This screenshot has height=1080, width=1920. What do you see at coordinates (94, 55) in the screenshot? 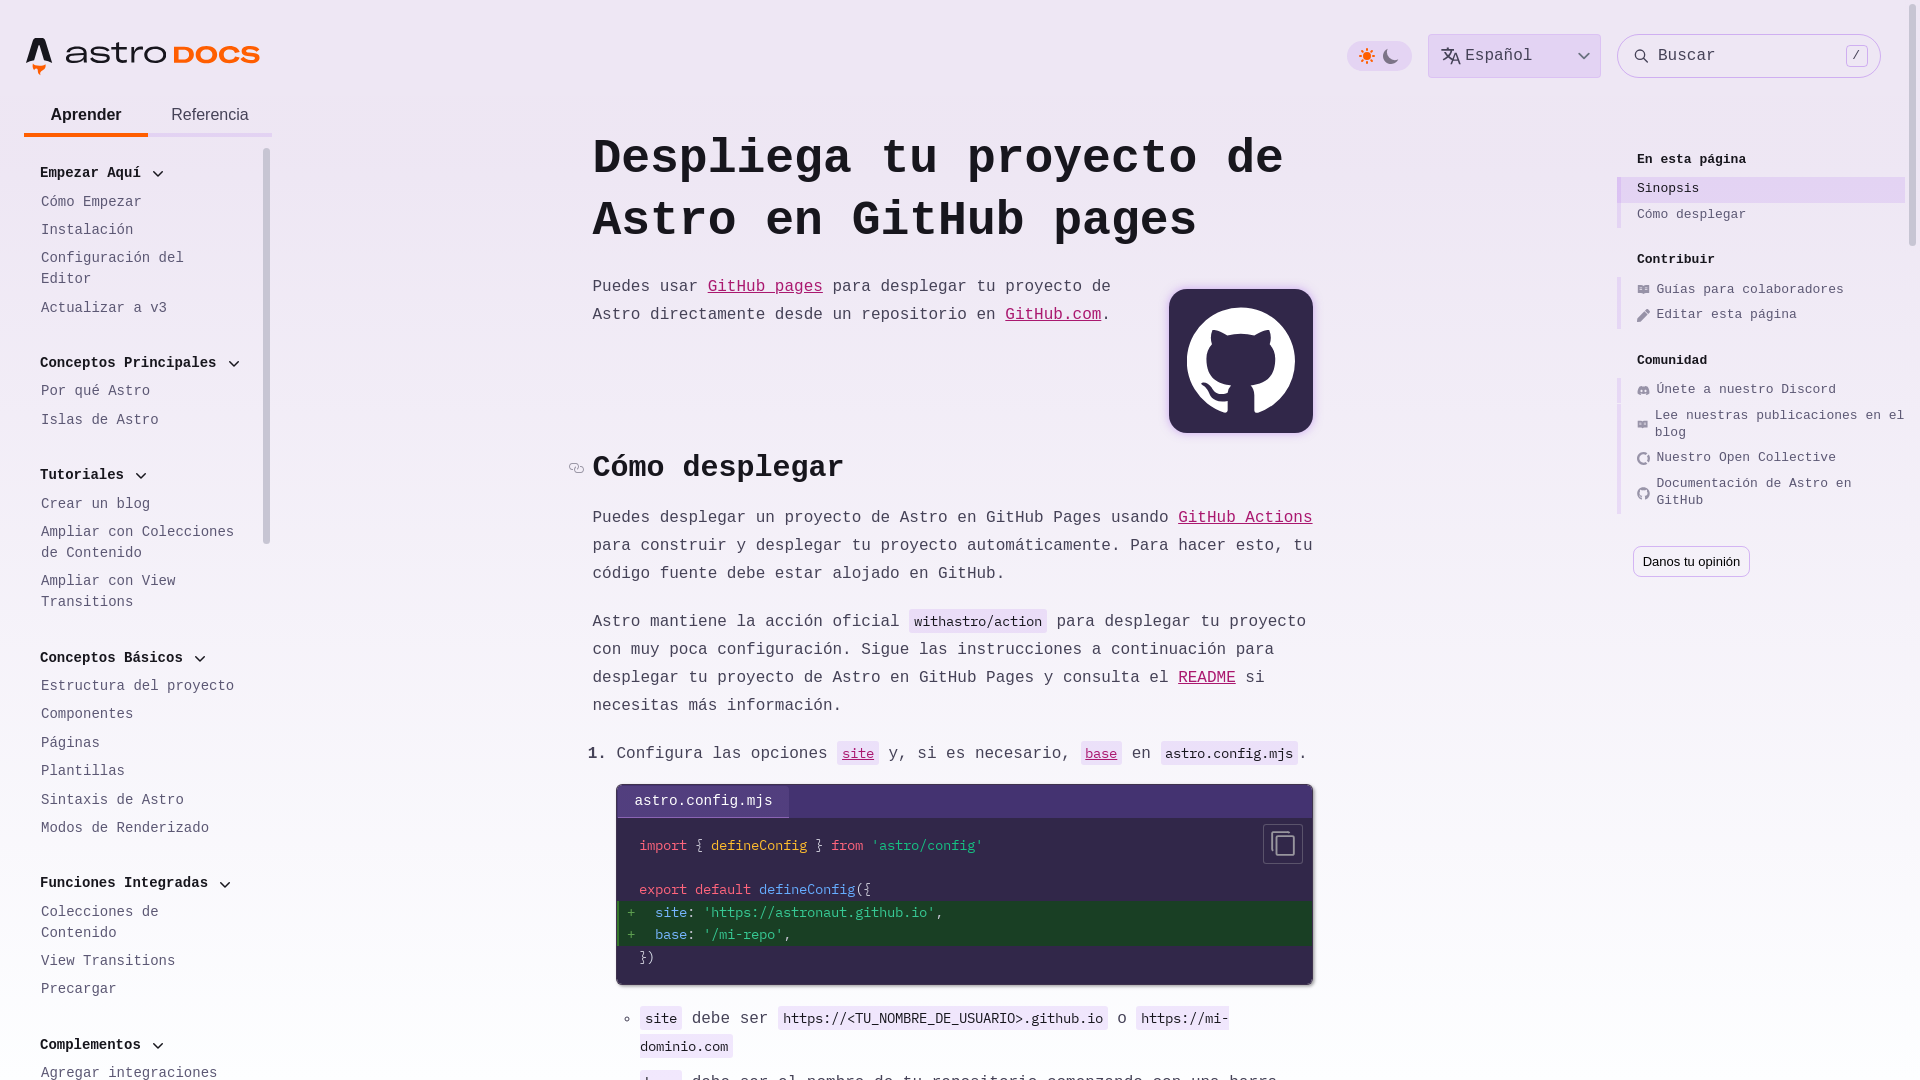
I see `'Astro'` at bounding box center [94, 55].